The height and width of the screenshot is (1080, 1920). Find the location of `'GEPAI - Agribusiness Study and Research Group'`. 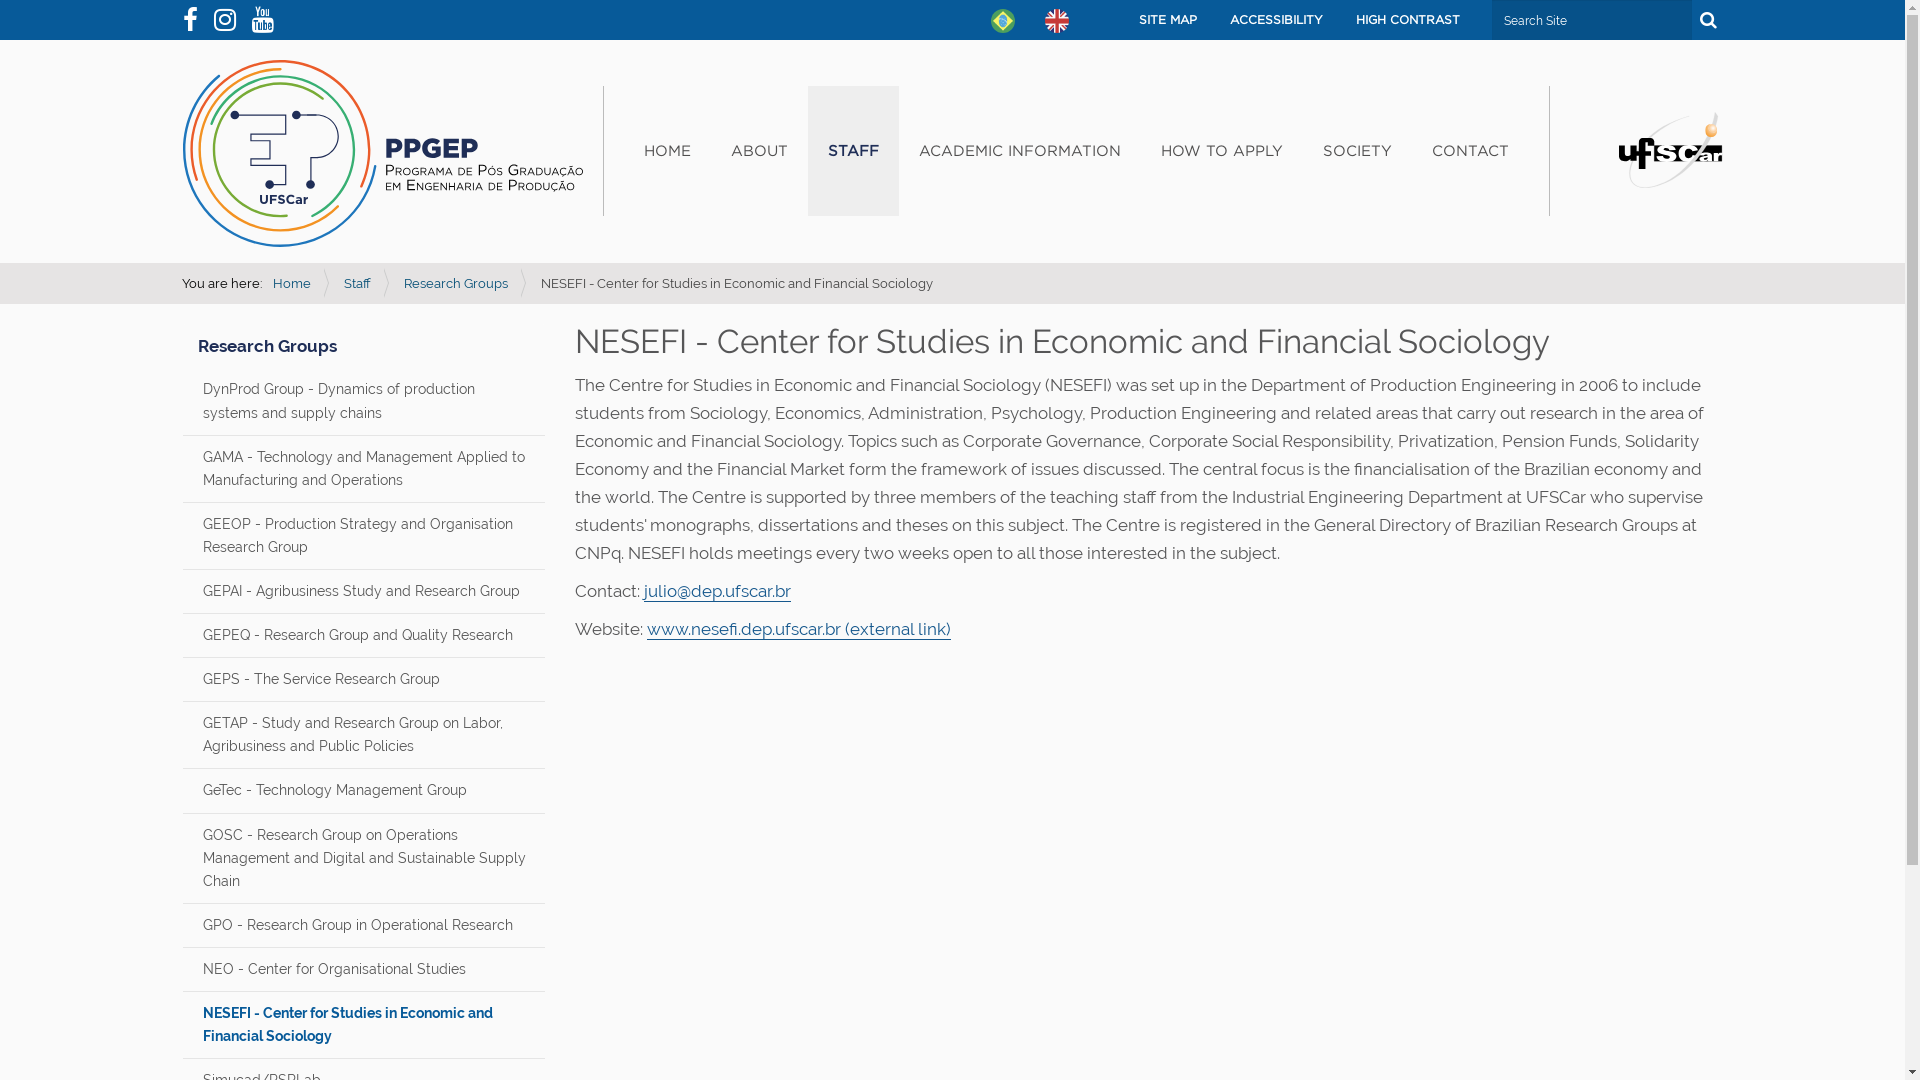

'GEPAI - Agribusiness Study and Research Group' is located at coordinates (363, 589).